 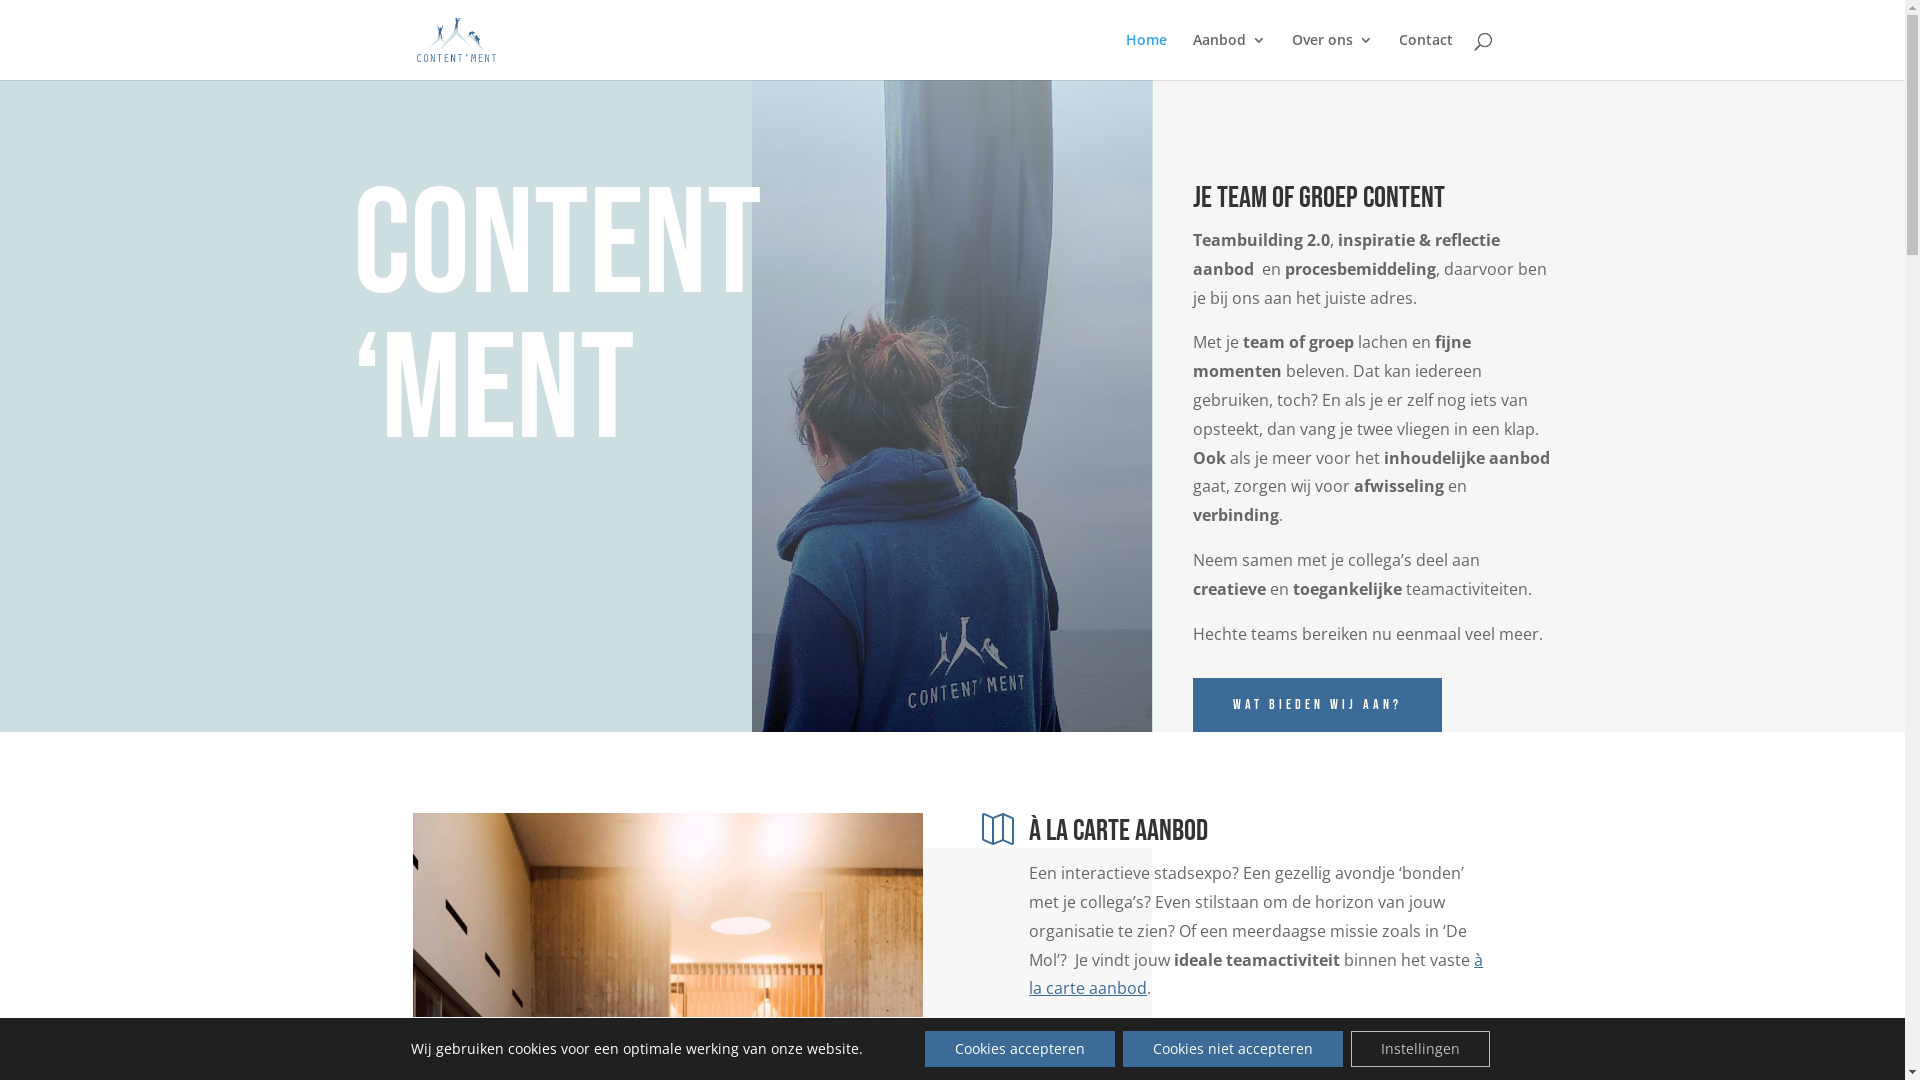 What do you see at coordinates (924, 1048) in the screenshot?
I see `'Cookies accepteren'` at bounding box center [924, 1048].